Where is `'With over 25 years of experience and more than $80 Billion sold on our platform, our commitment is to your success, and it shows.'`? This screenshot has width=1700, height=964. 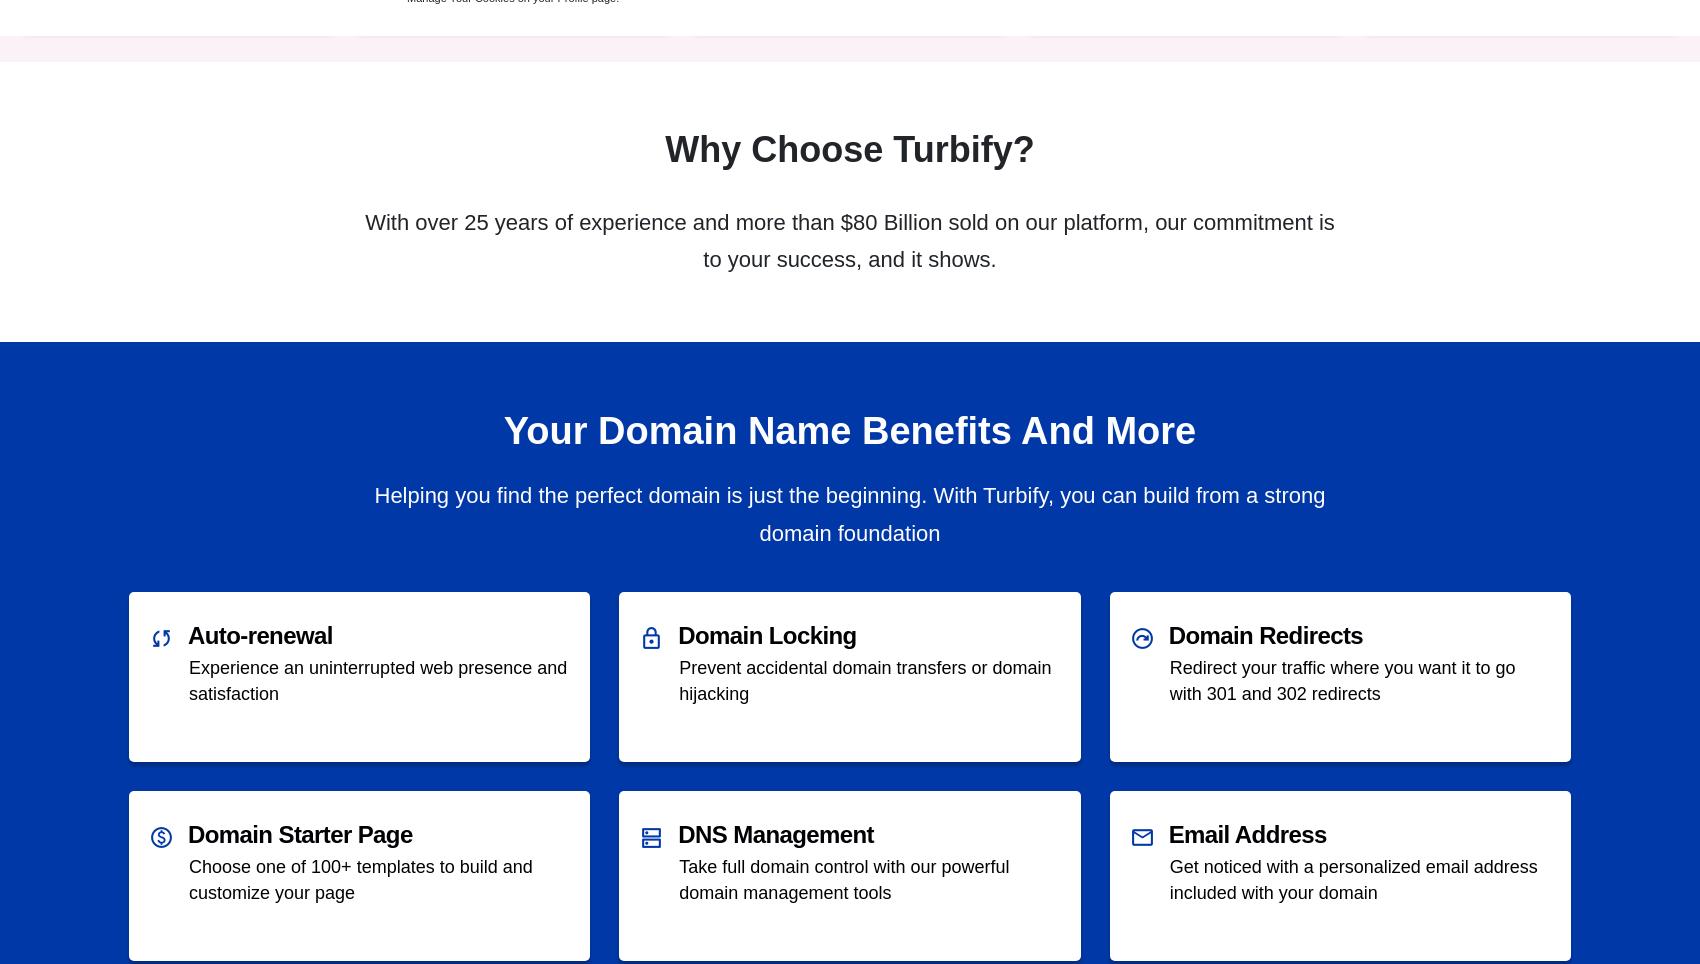 'With over 25 years of experience and more than $80 Billion sold on our platform, our commitment is to your success, and it shows.' is located at coordinates (363, 241).